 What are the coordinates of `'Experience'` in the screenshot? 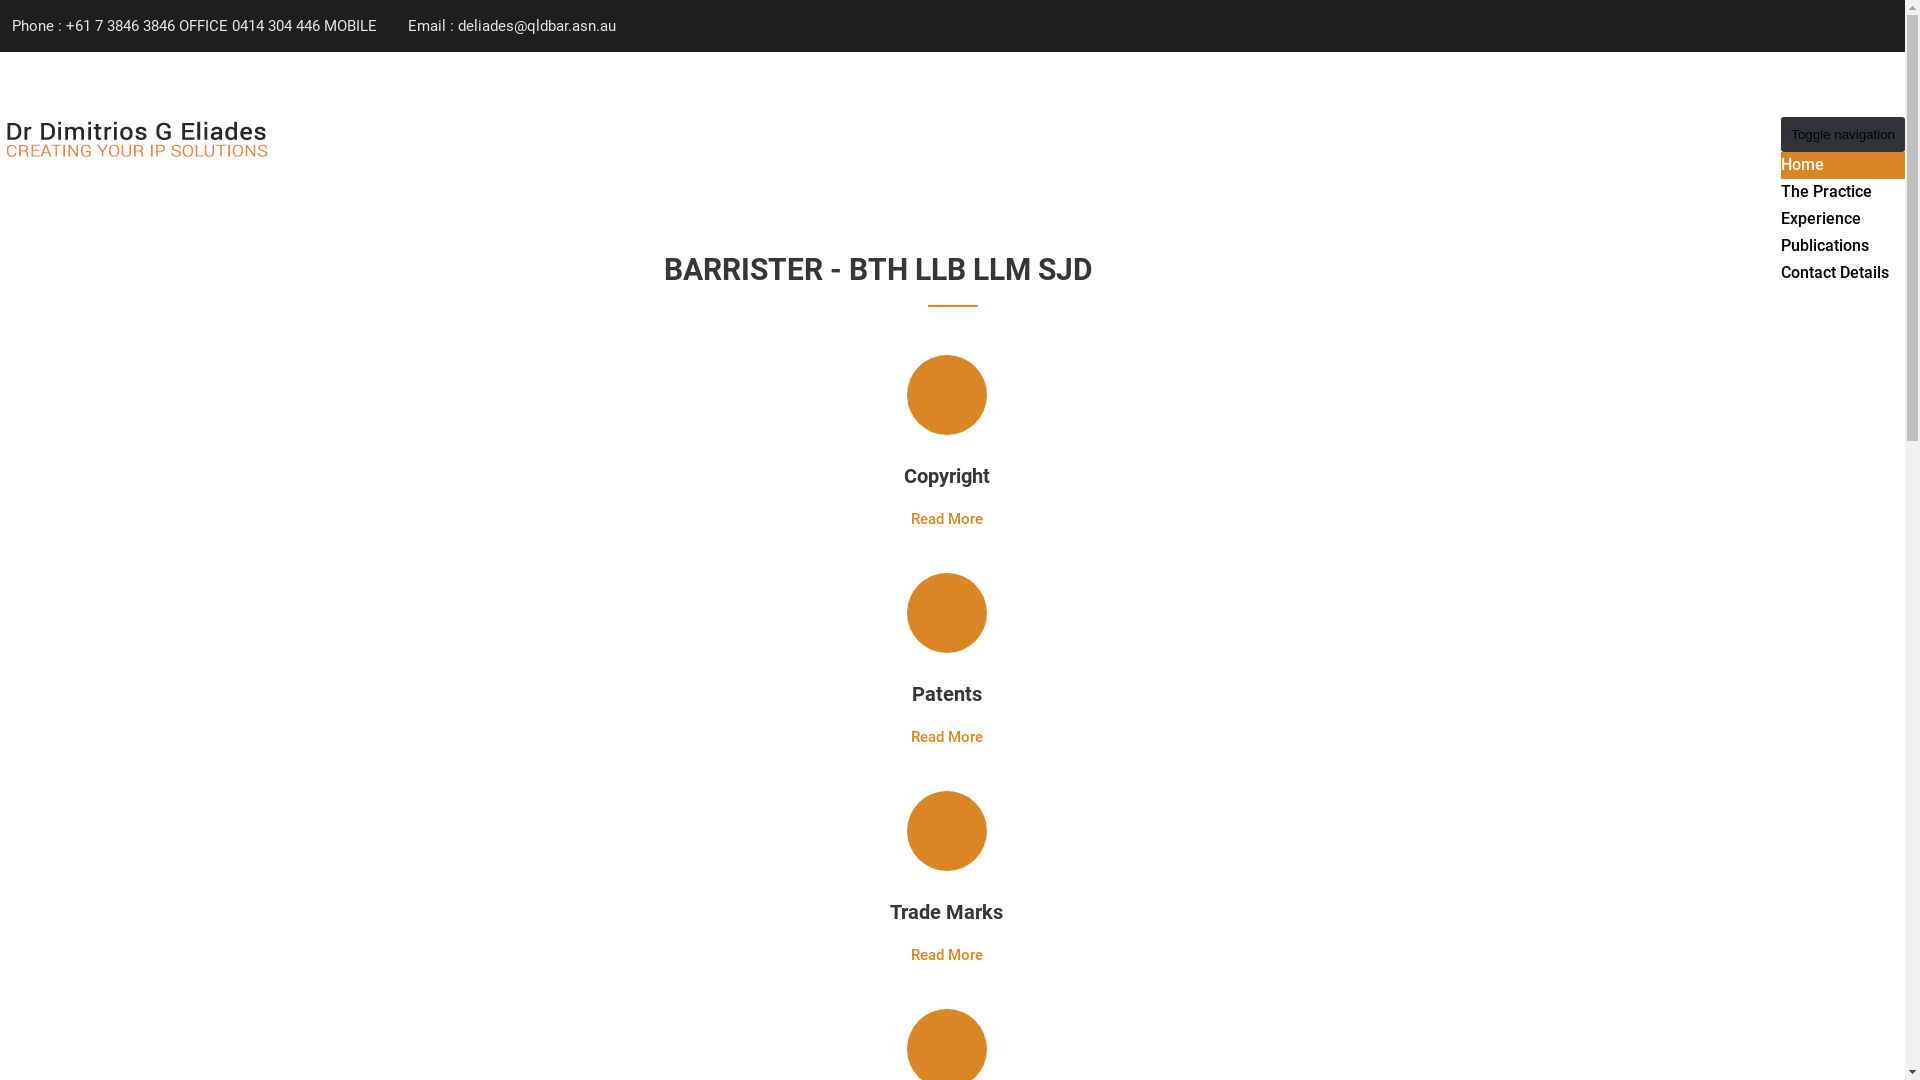 It's located at (1820, 218).